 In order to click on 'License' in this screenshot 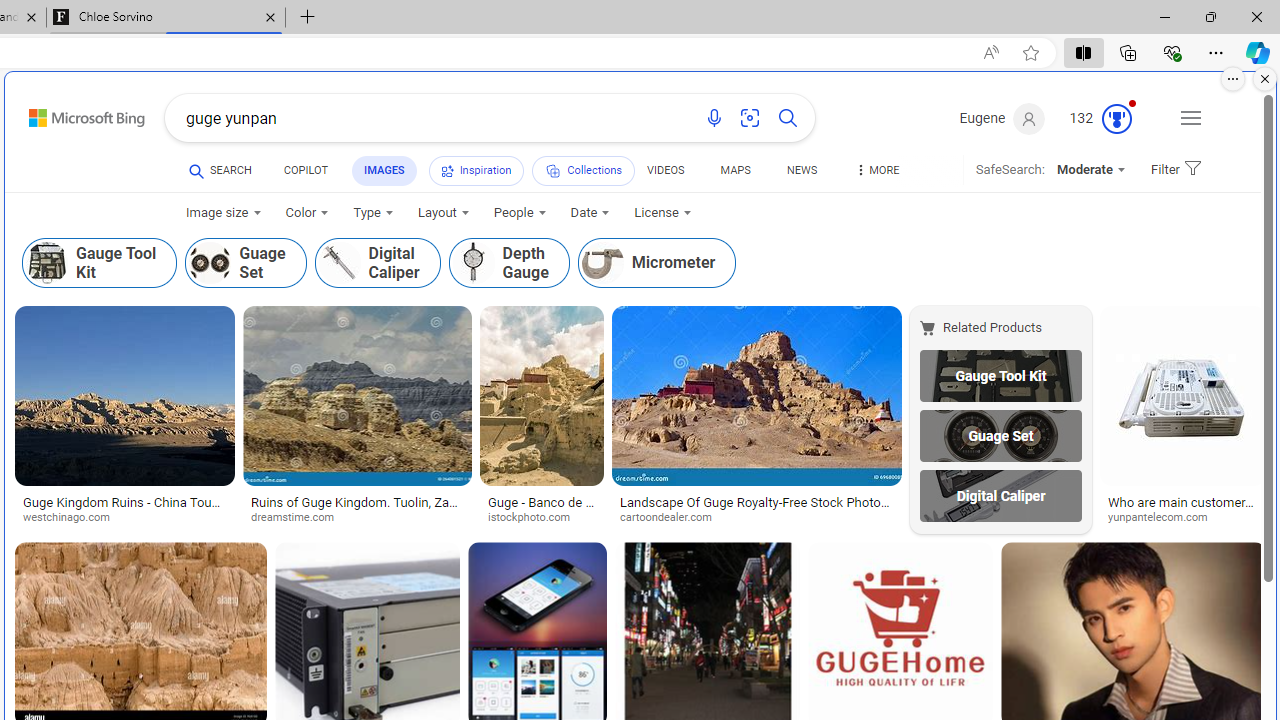, I will do `click(662, 213)`.